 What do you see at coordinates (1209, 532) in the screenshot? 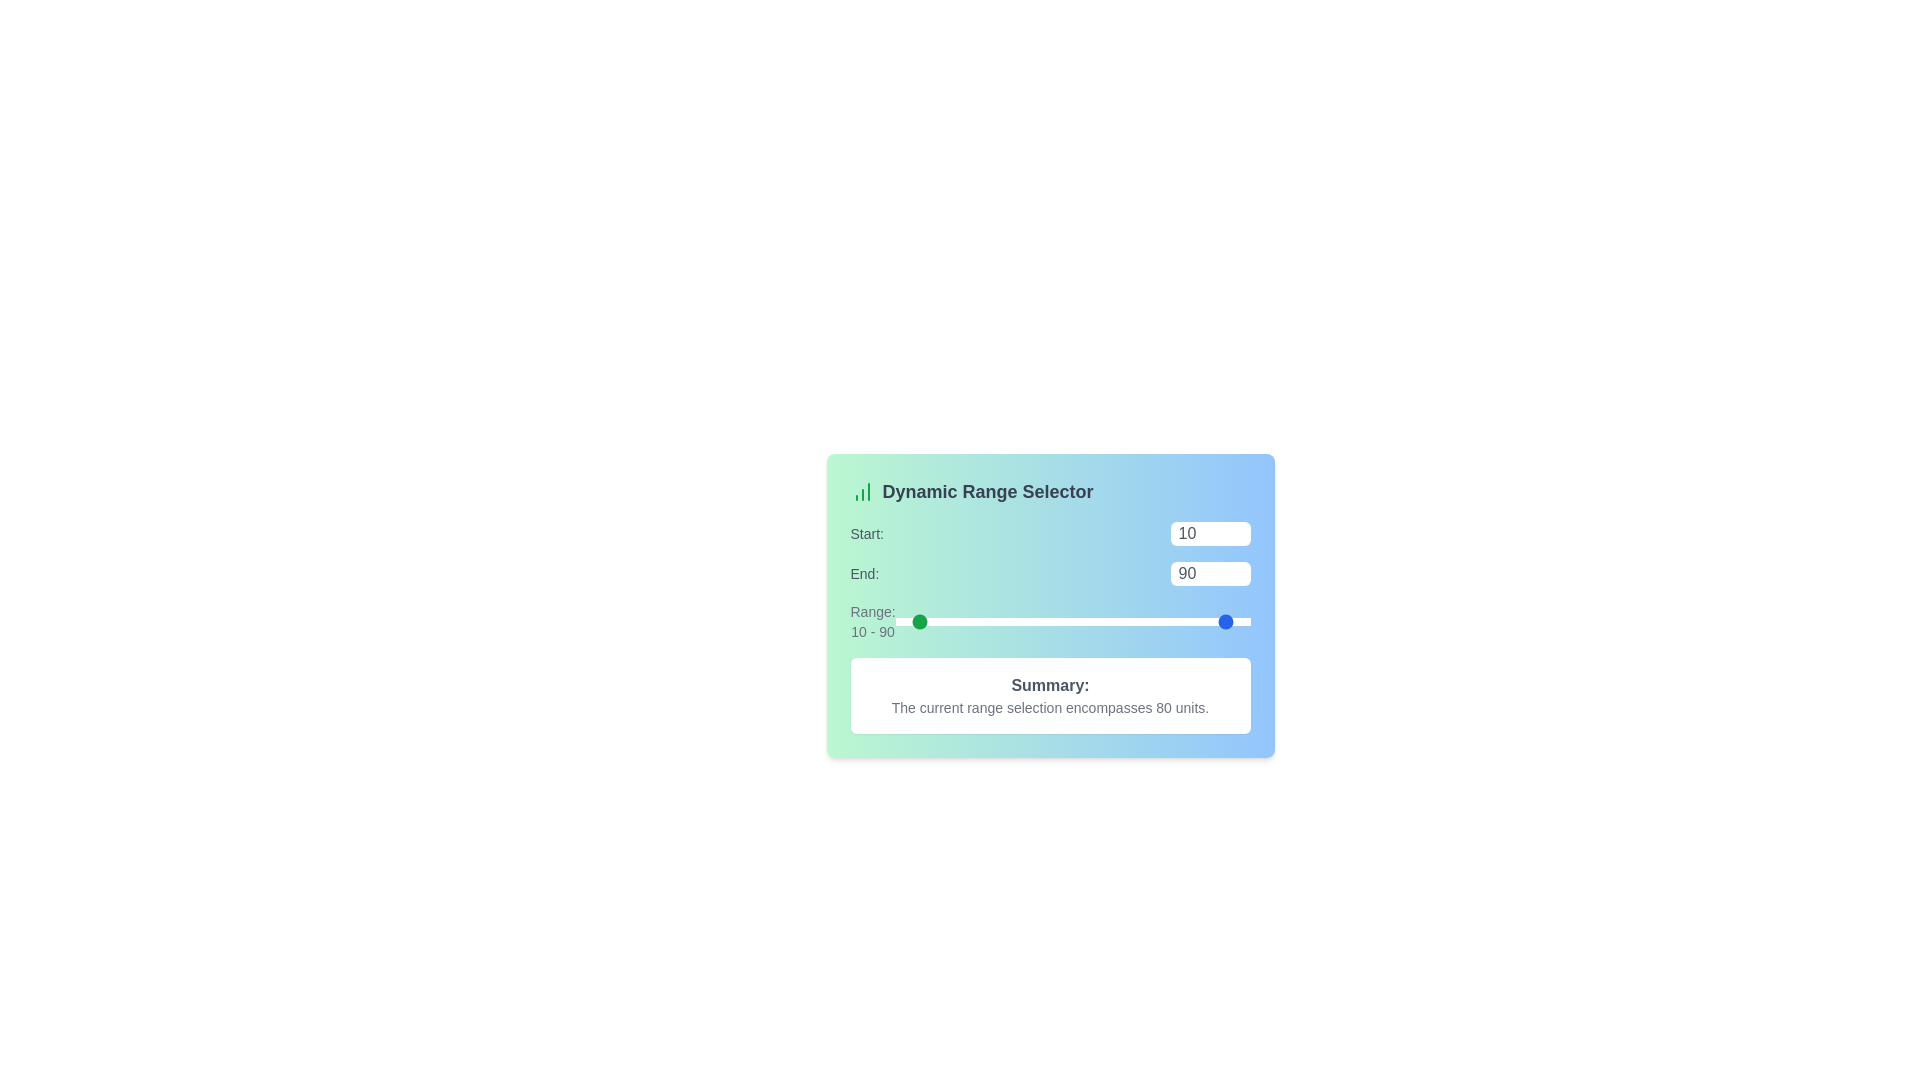
I see `the 'Start' range value to 4 using the input box` at bounding box center [1209, 532].